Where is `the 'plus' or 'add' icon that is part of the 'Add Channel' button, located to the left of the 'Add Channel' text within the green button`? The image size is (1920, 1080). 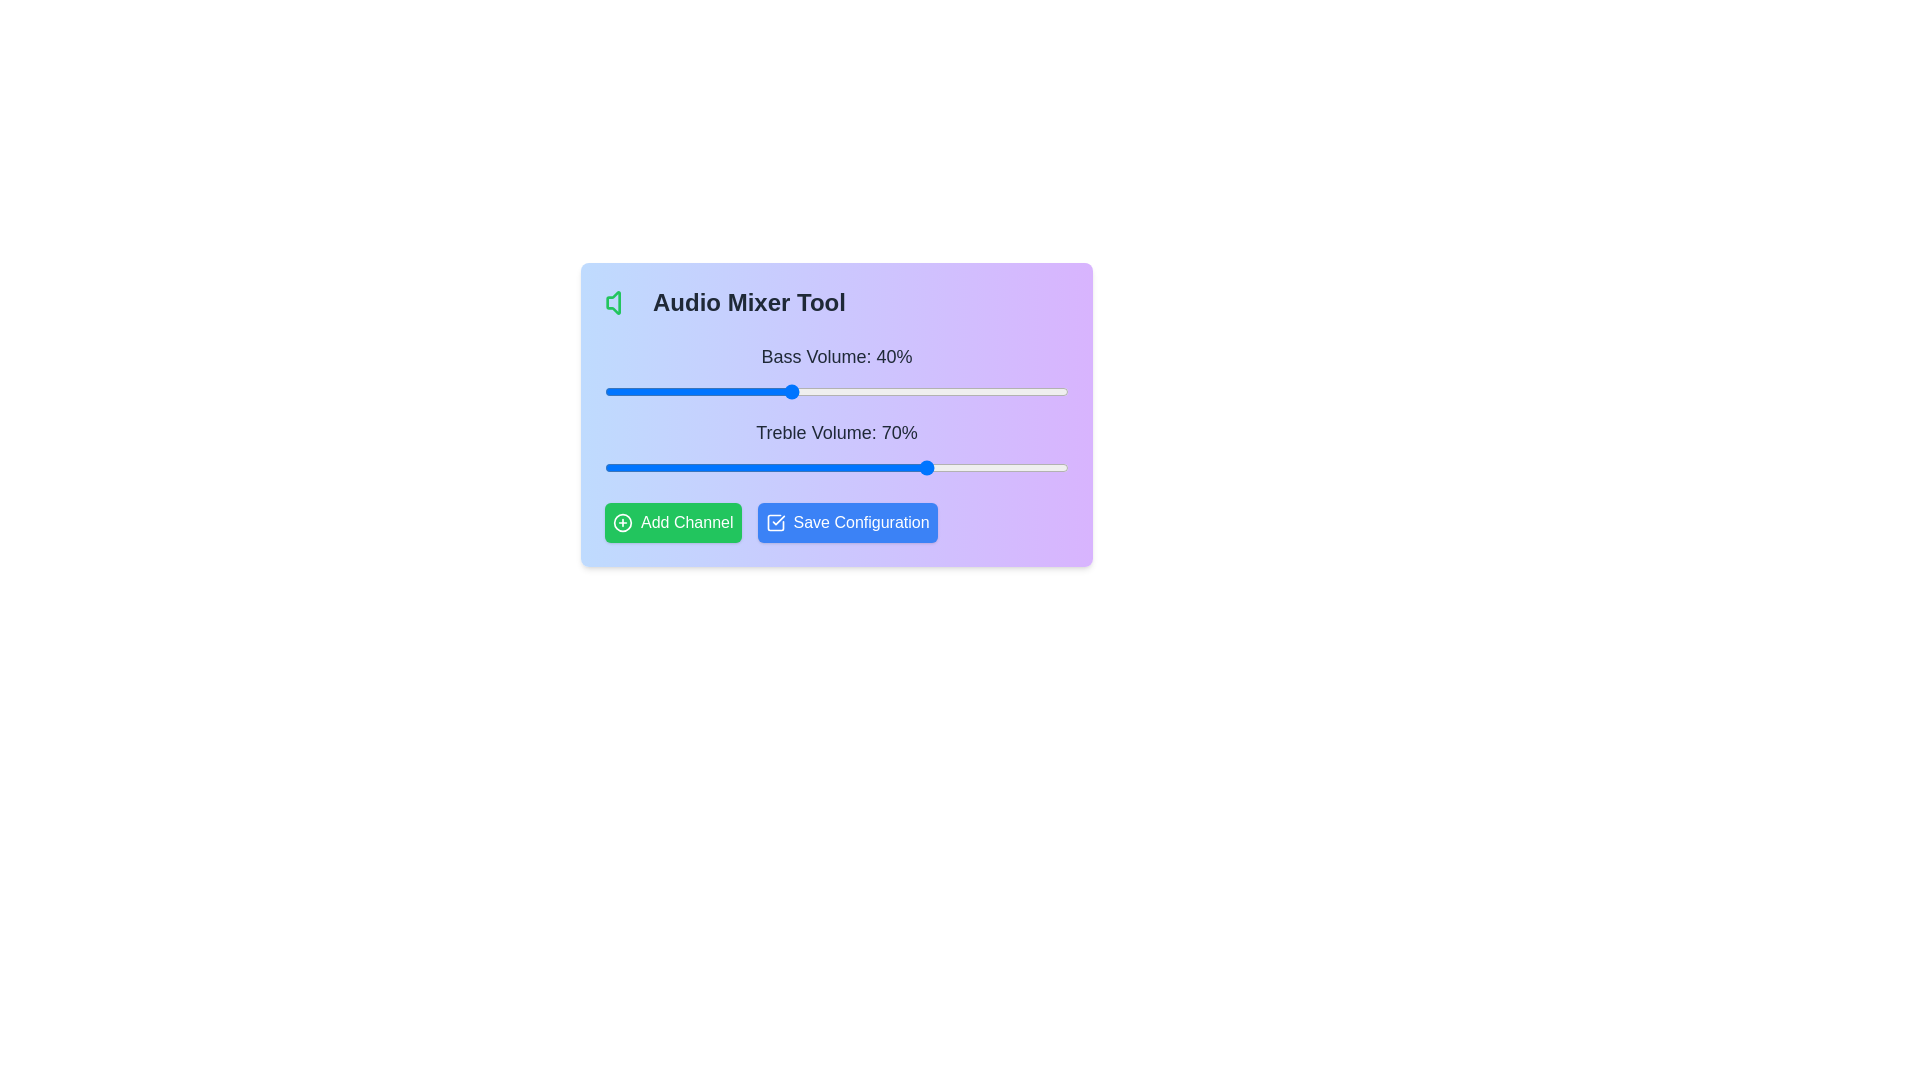 the 'plus' or 'add' icon that is part of the 'Add Channel' button, located to the left of the 'Add Channel' text within the green button is located at coordinates (622, 522).